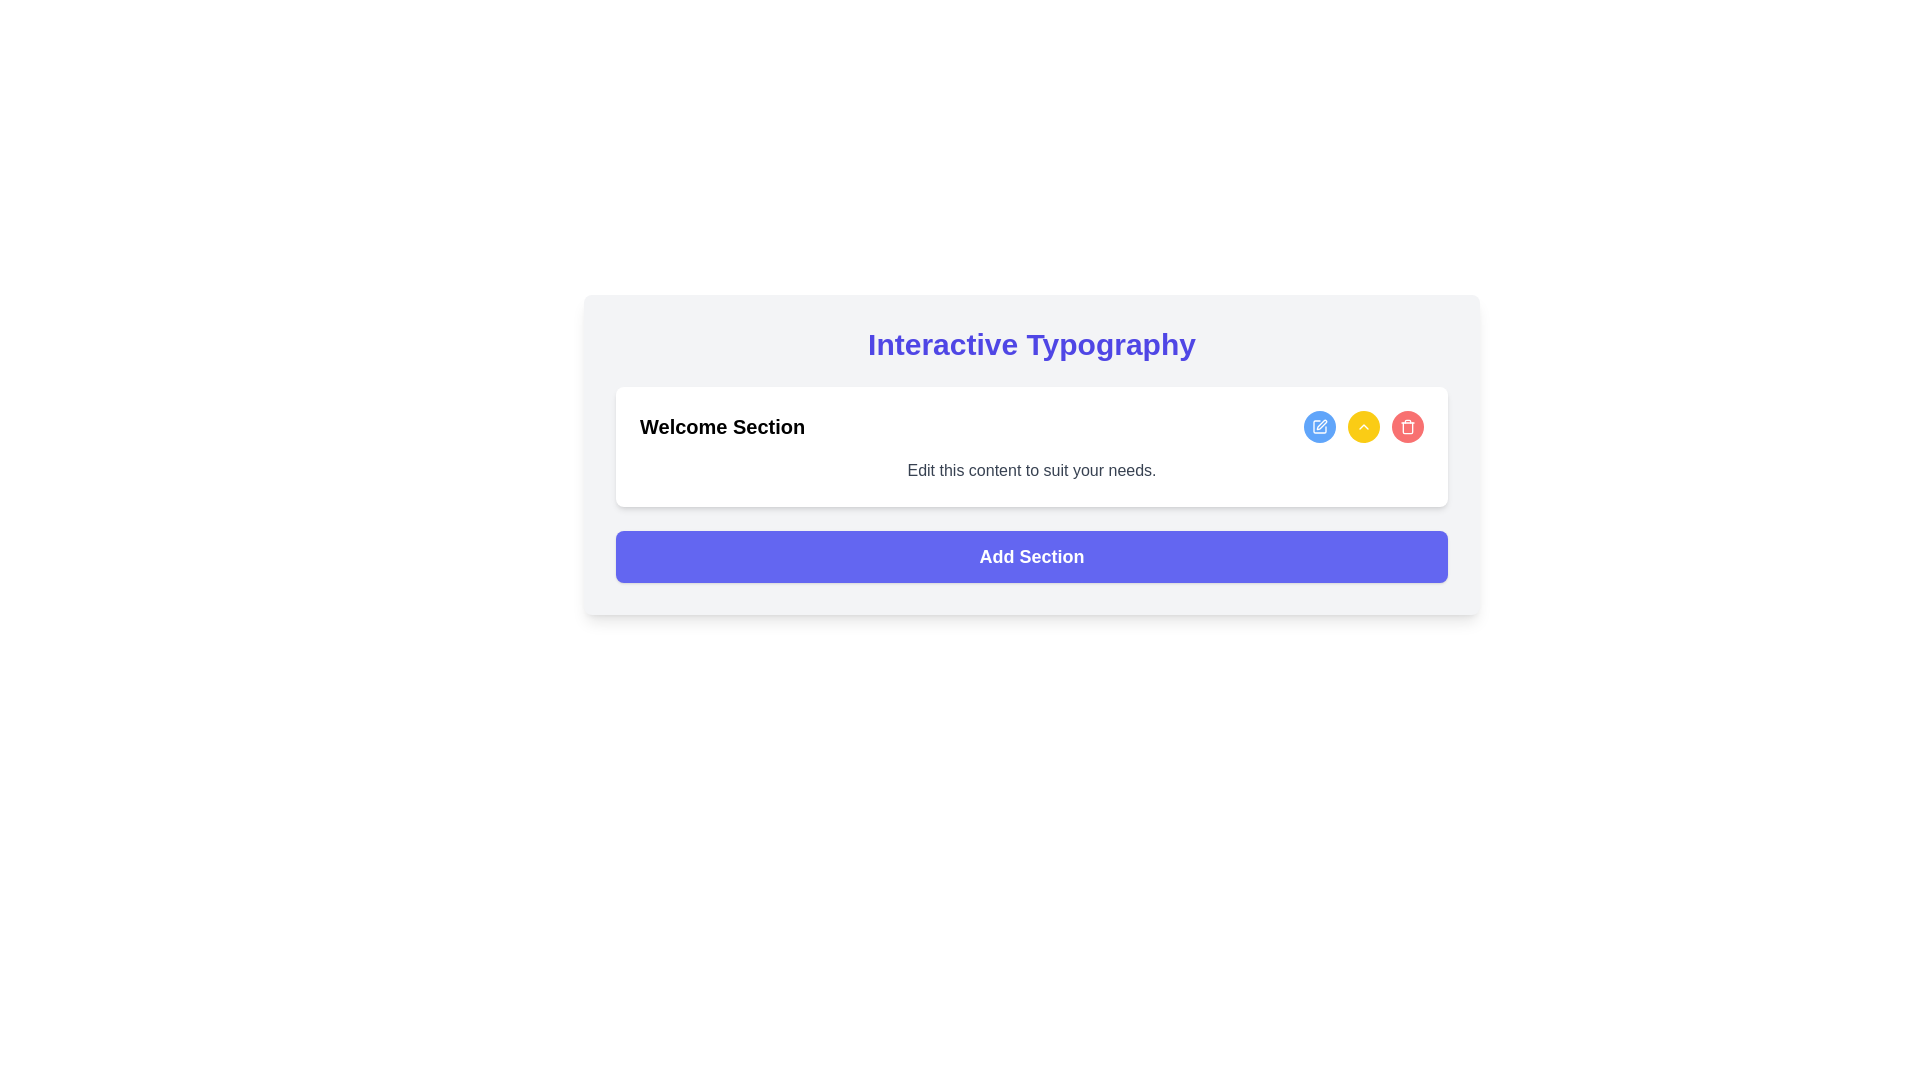 This screenshot has height=1080, width=1920. I want to click on the delete button located at the far-right of the action buttons in the 'Welcome Section', so click(1406, 426).